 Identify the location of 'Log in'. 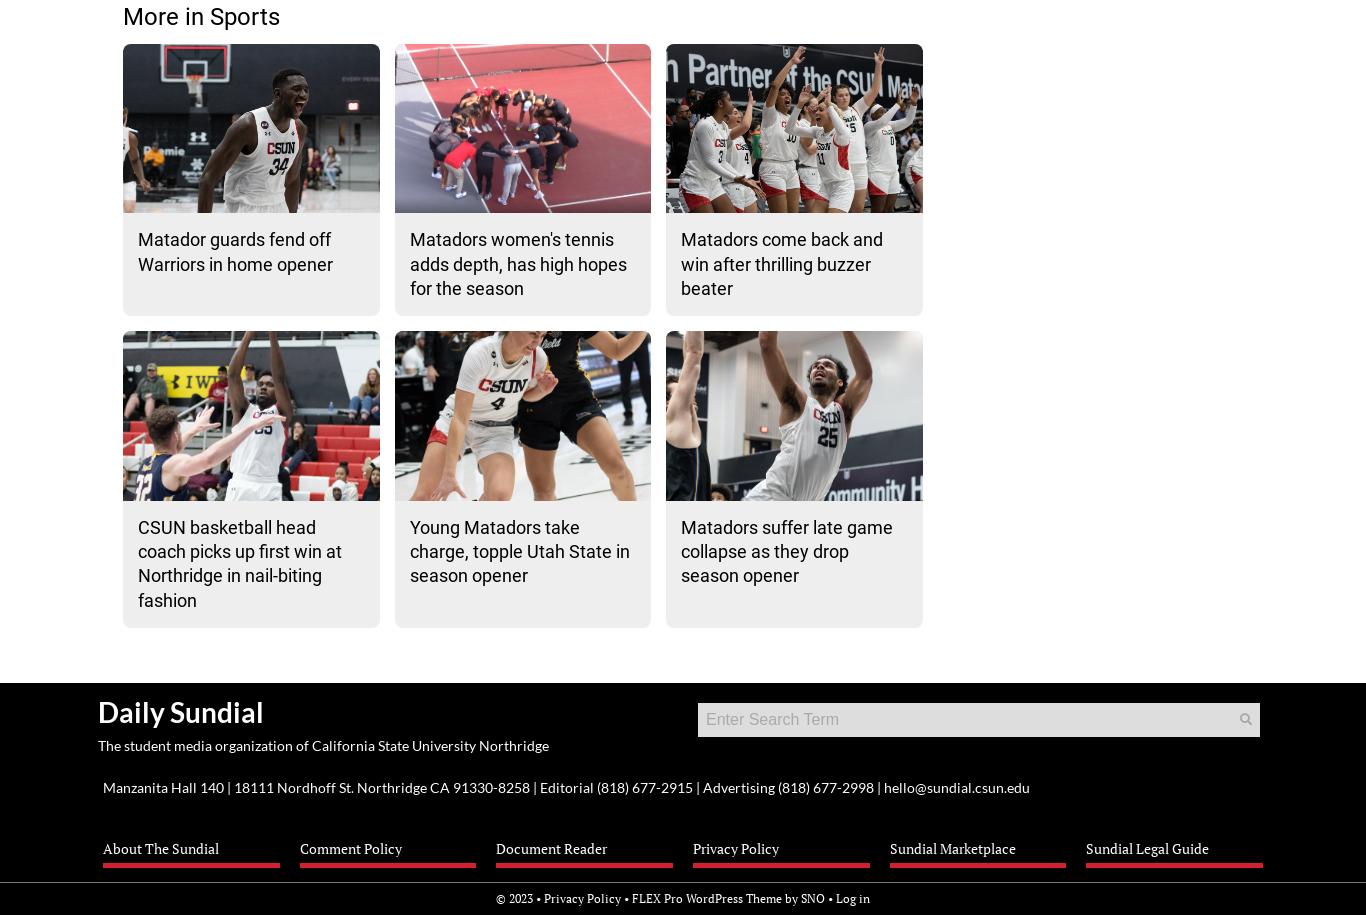
(852, 896).